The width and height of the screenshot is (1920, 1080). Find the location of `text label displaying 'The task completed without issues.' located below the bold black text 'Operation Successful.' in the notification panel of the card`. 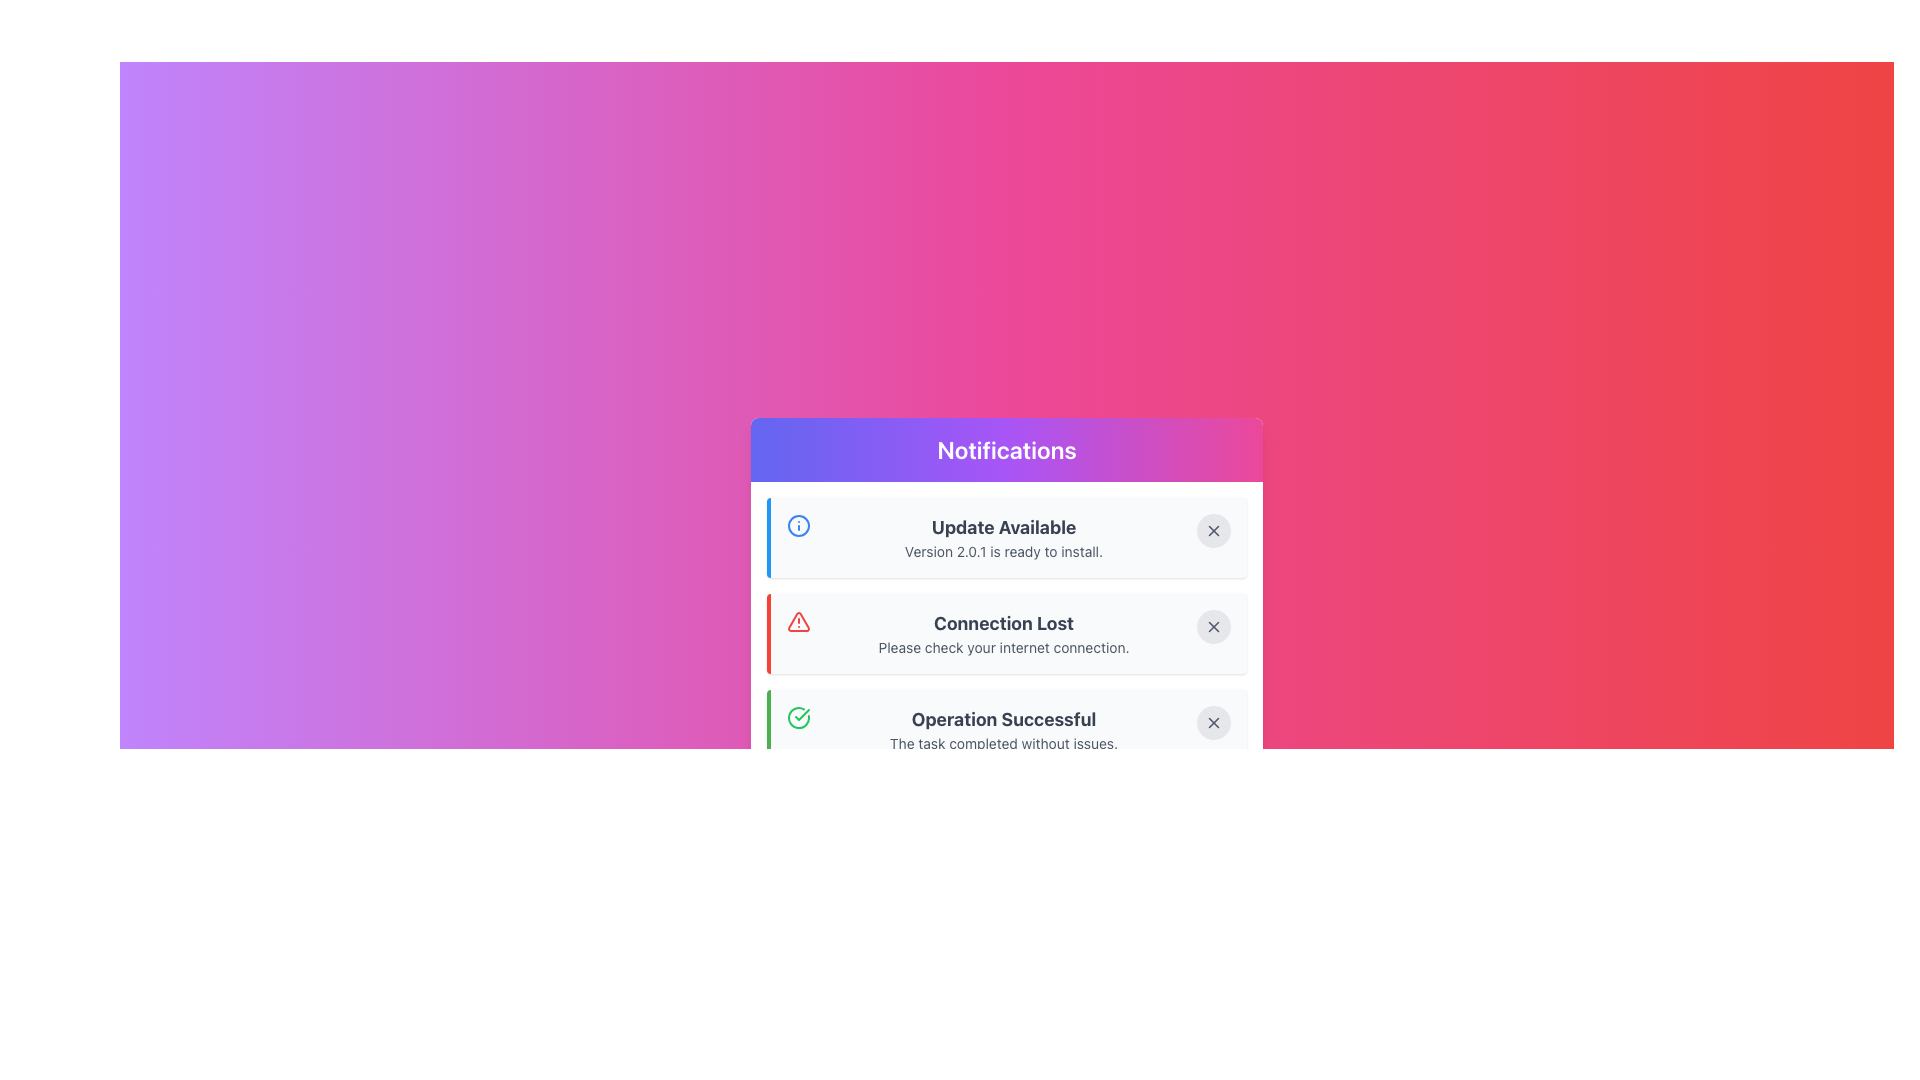

text label displaying 'The task completed without issues.' located below the bold black text 'Operation Successful.' in the notification panel of the card is located at coordinates (1003, 744).